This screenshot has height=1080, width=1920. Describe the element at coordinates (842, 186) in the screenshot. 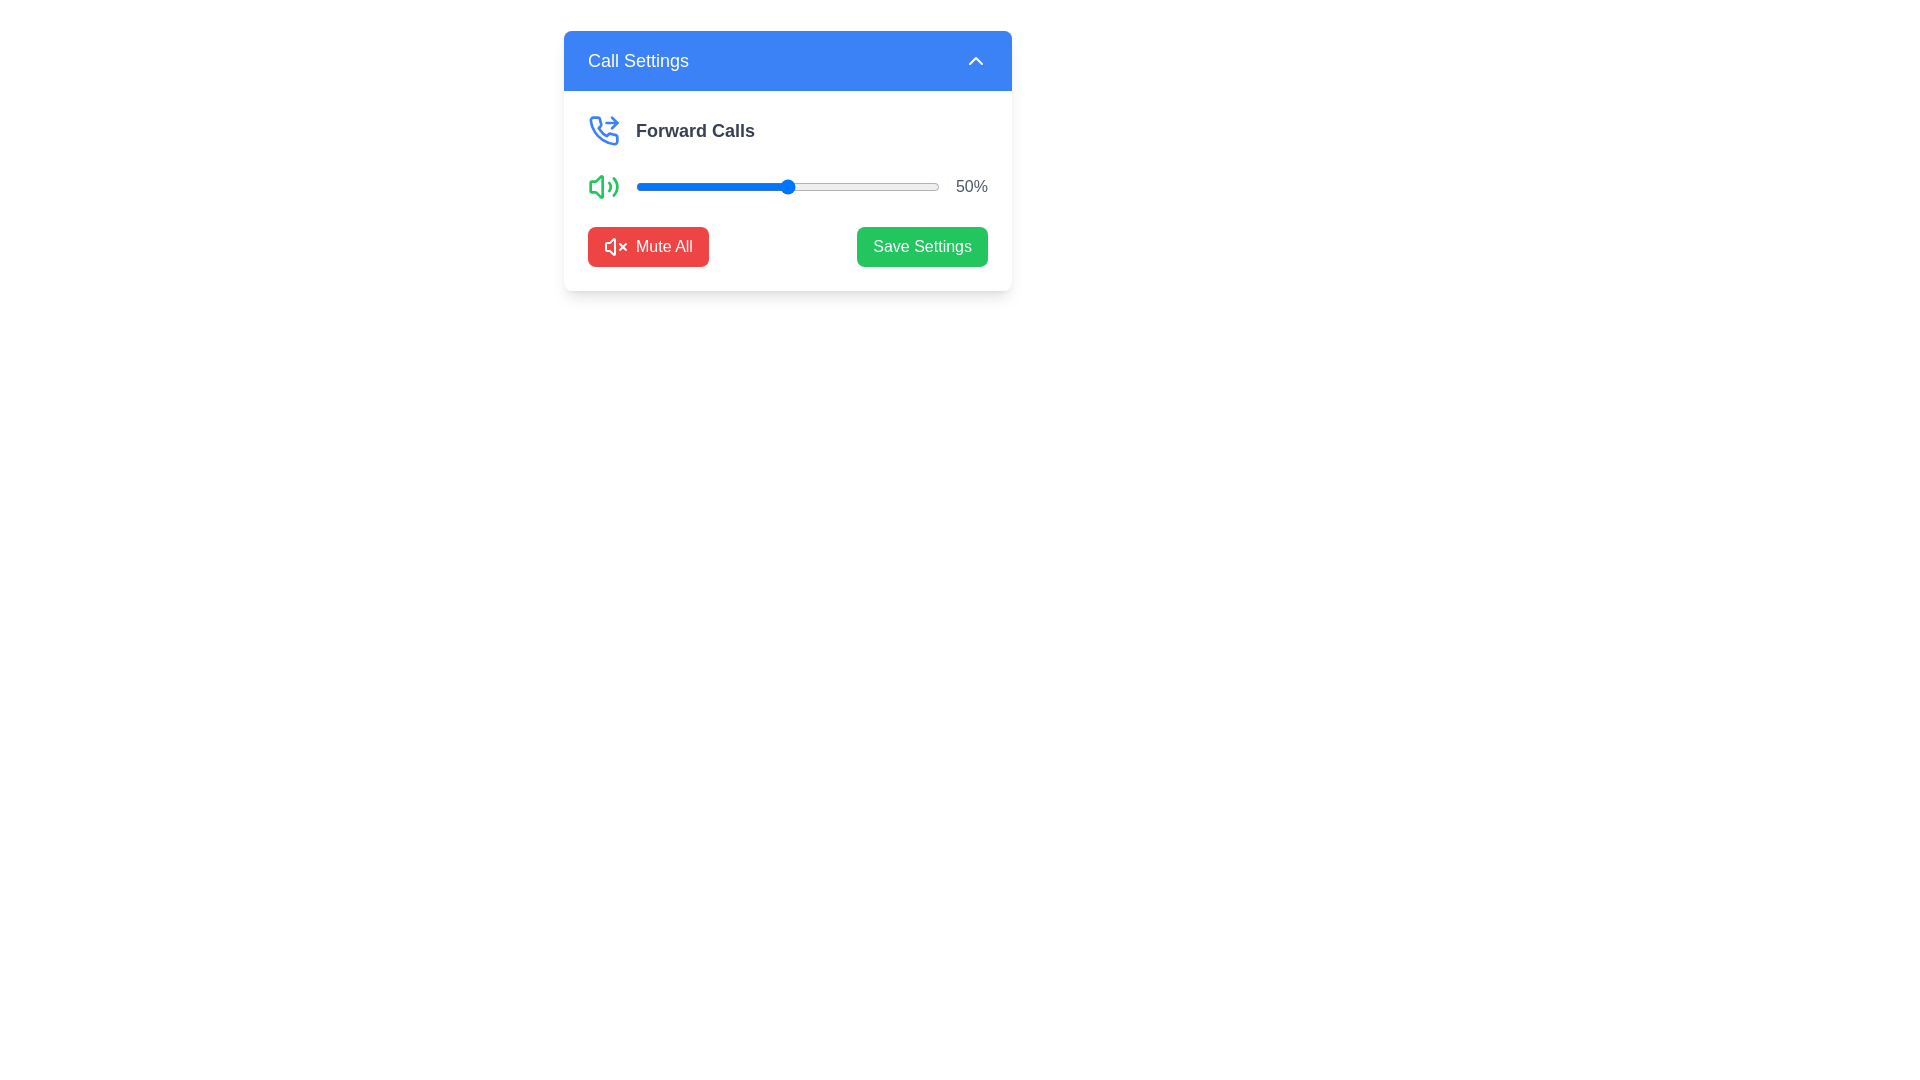

I see `the volume slider` at that location.